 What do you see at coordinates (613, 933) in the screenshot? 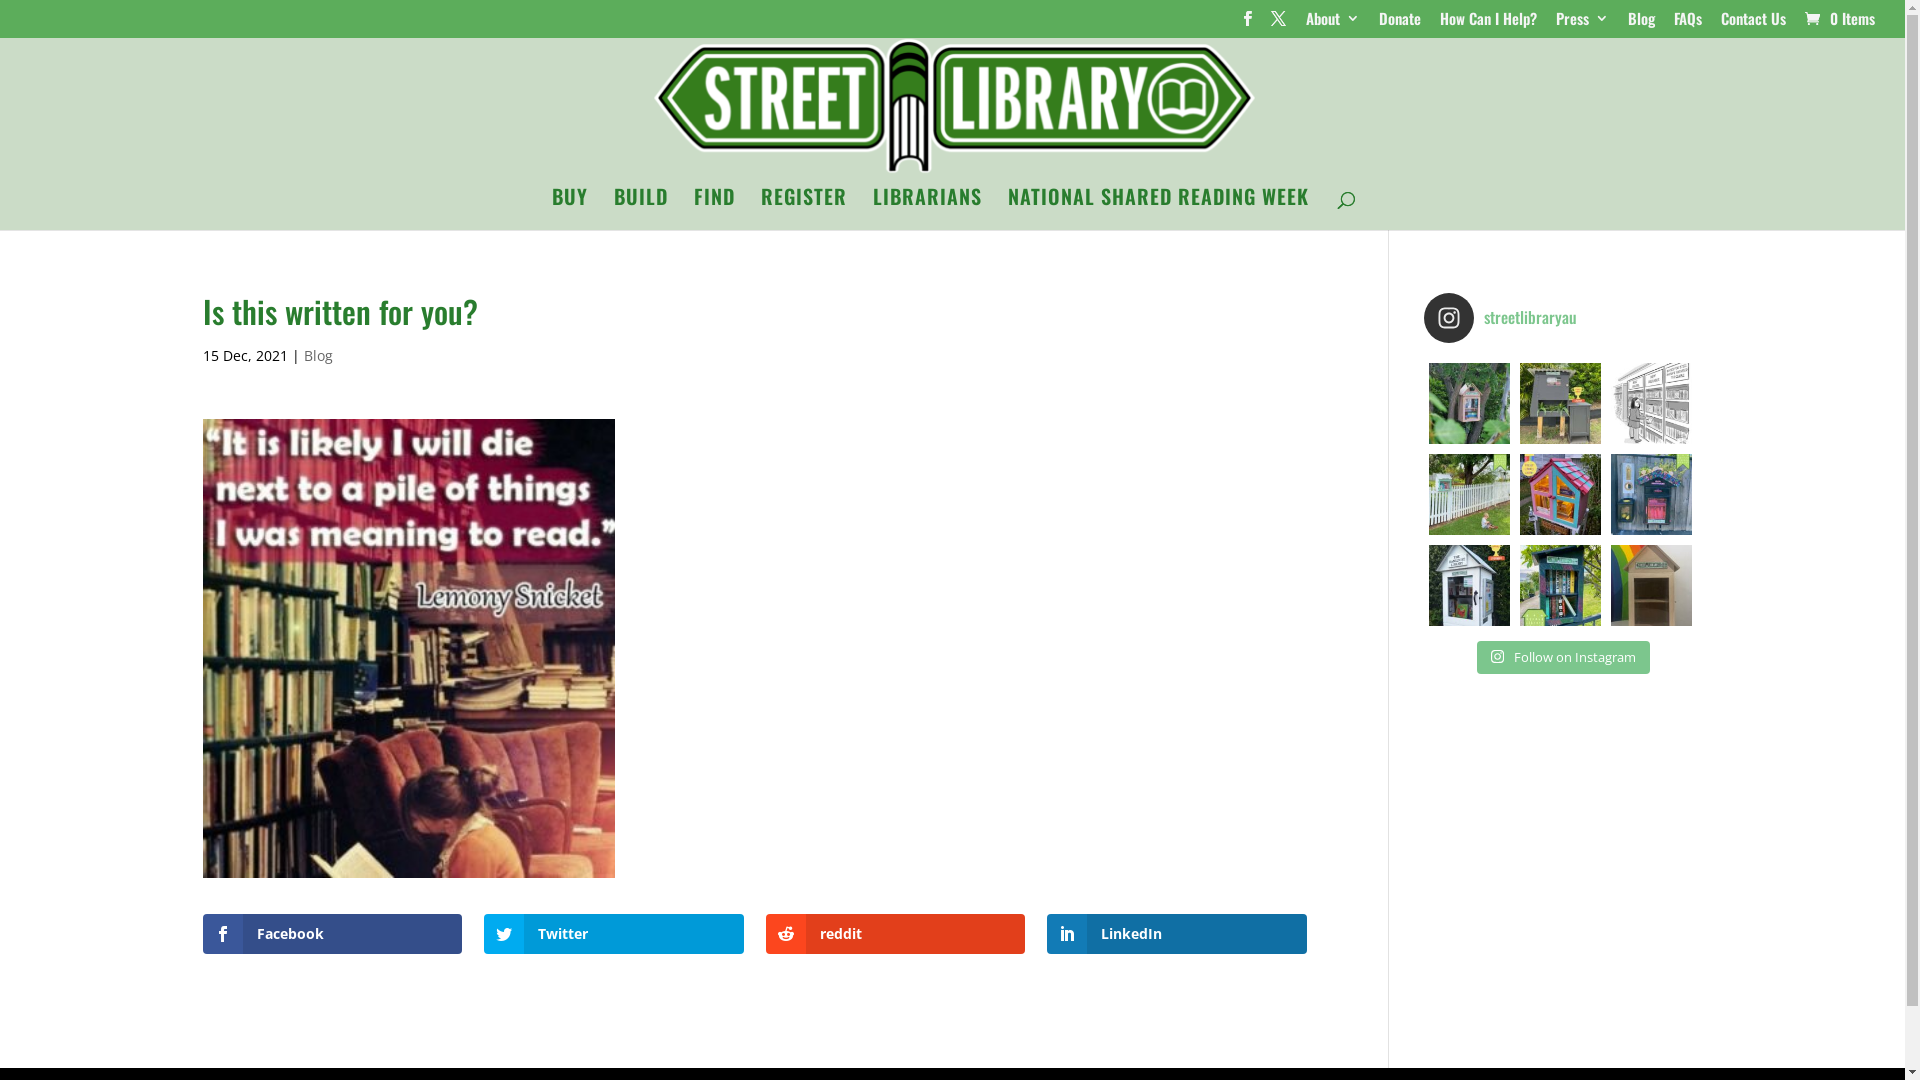
I see `'Twitter'` at bounding box center [613, 933].